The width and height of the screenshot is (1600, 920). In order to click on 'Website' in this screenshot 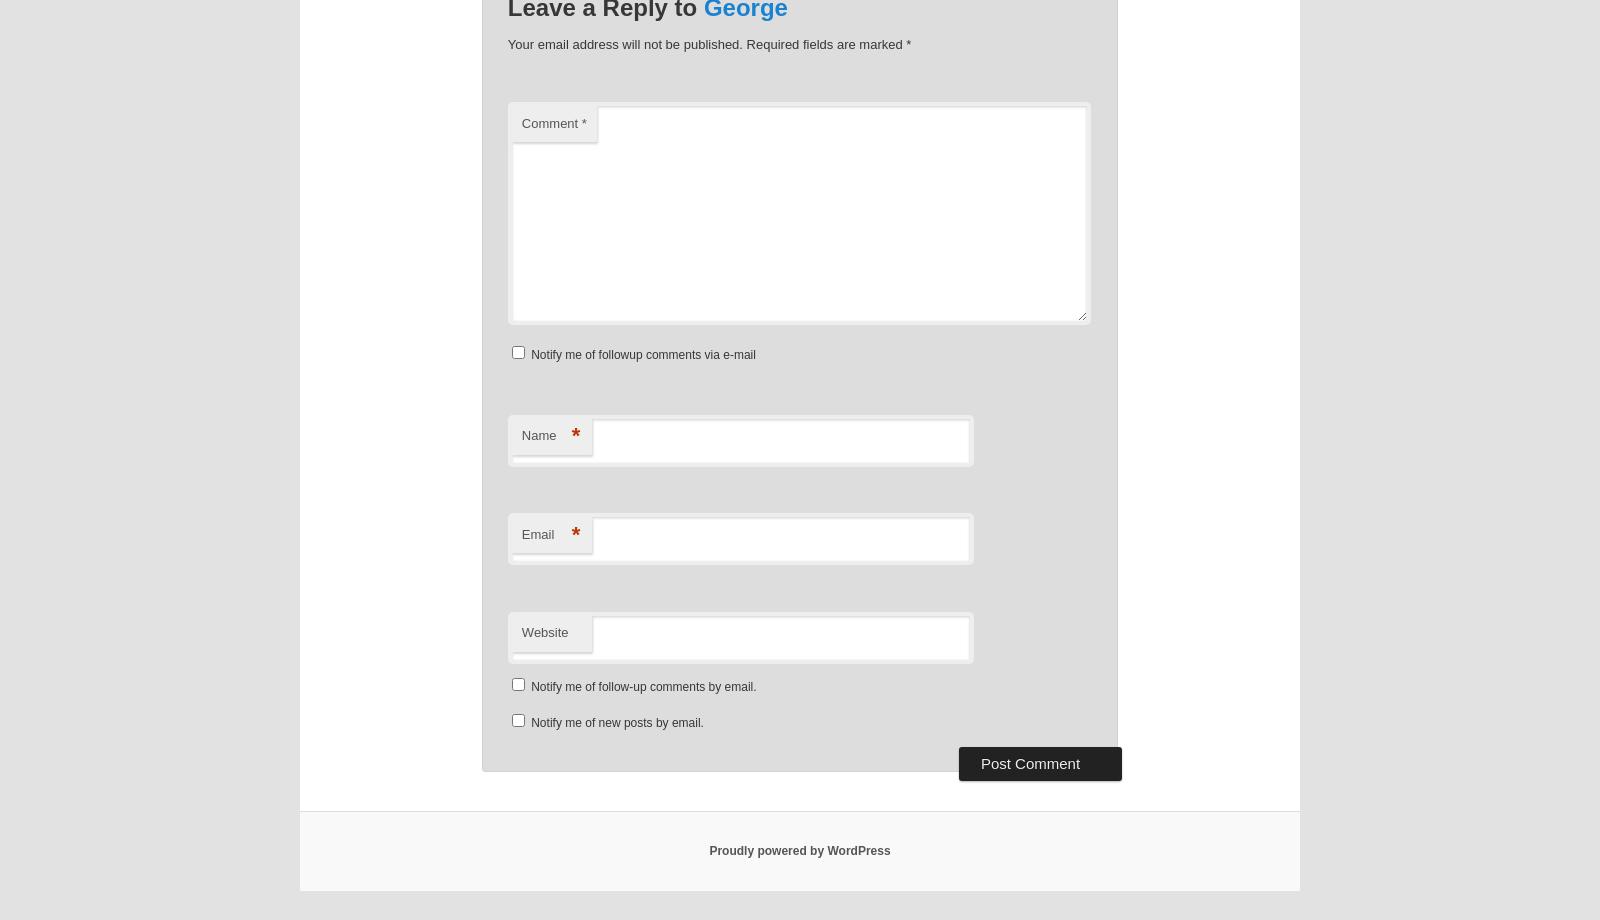, I will do `click(543, 631)`.